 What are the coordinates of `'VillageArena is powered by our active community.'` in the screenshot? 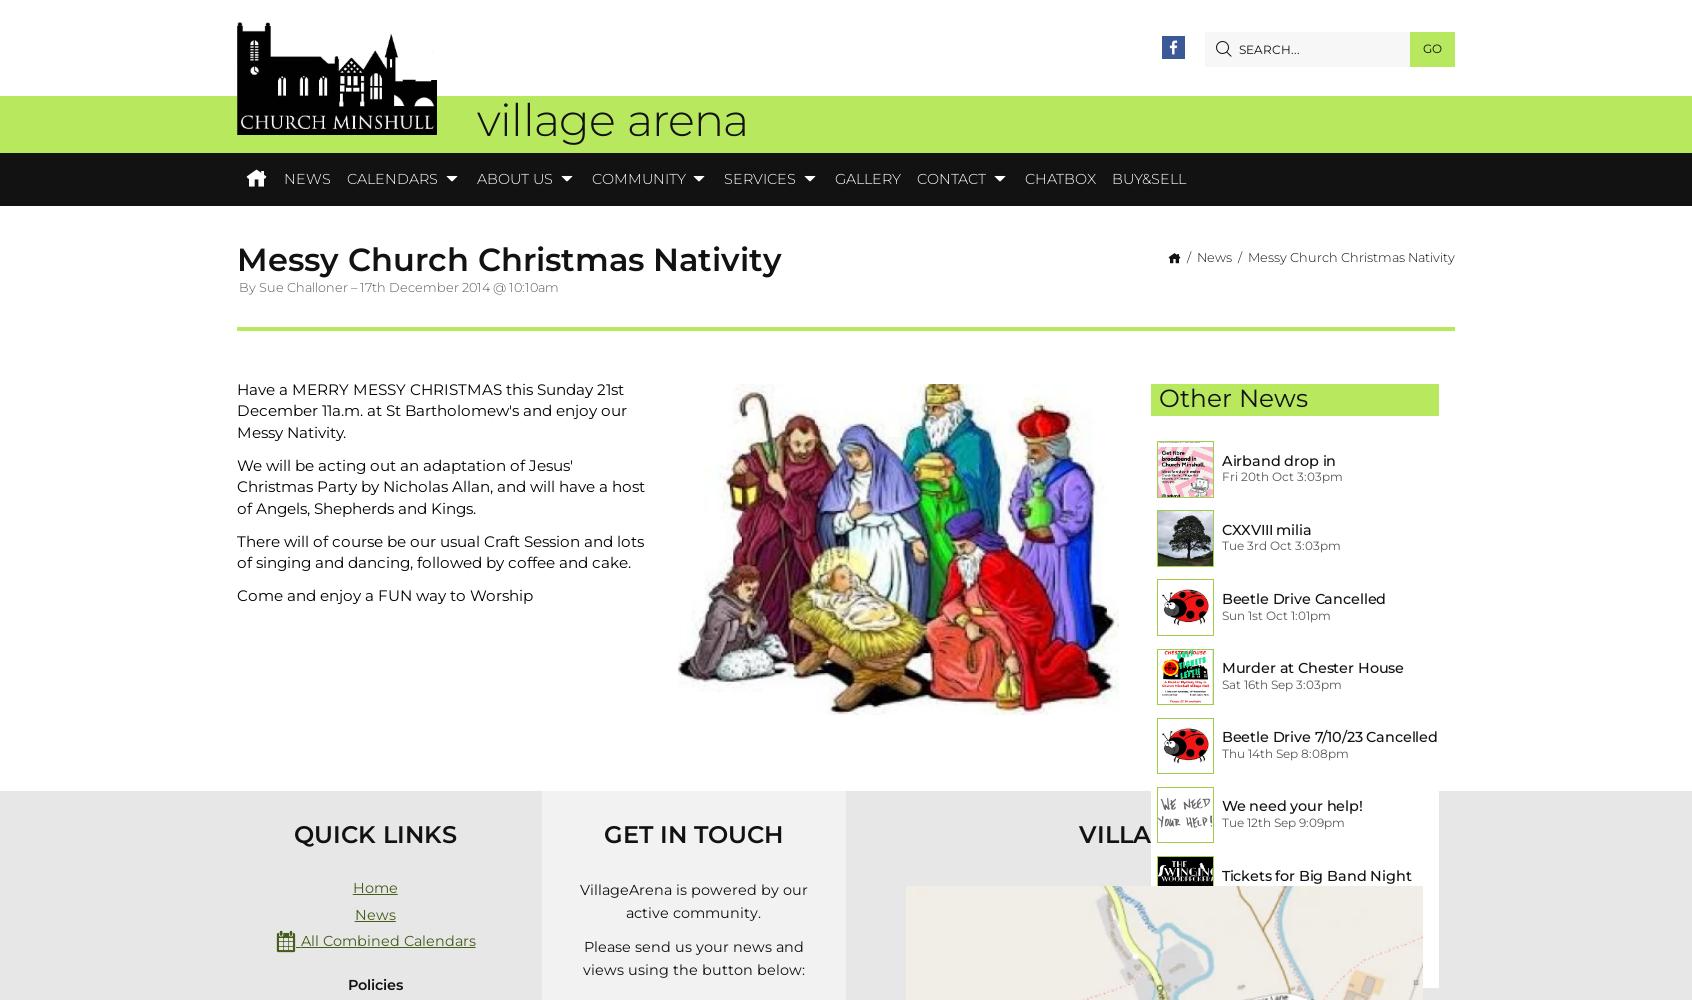 It's located at (693, 901).